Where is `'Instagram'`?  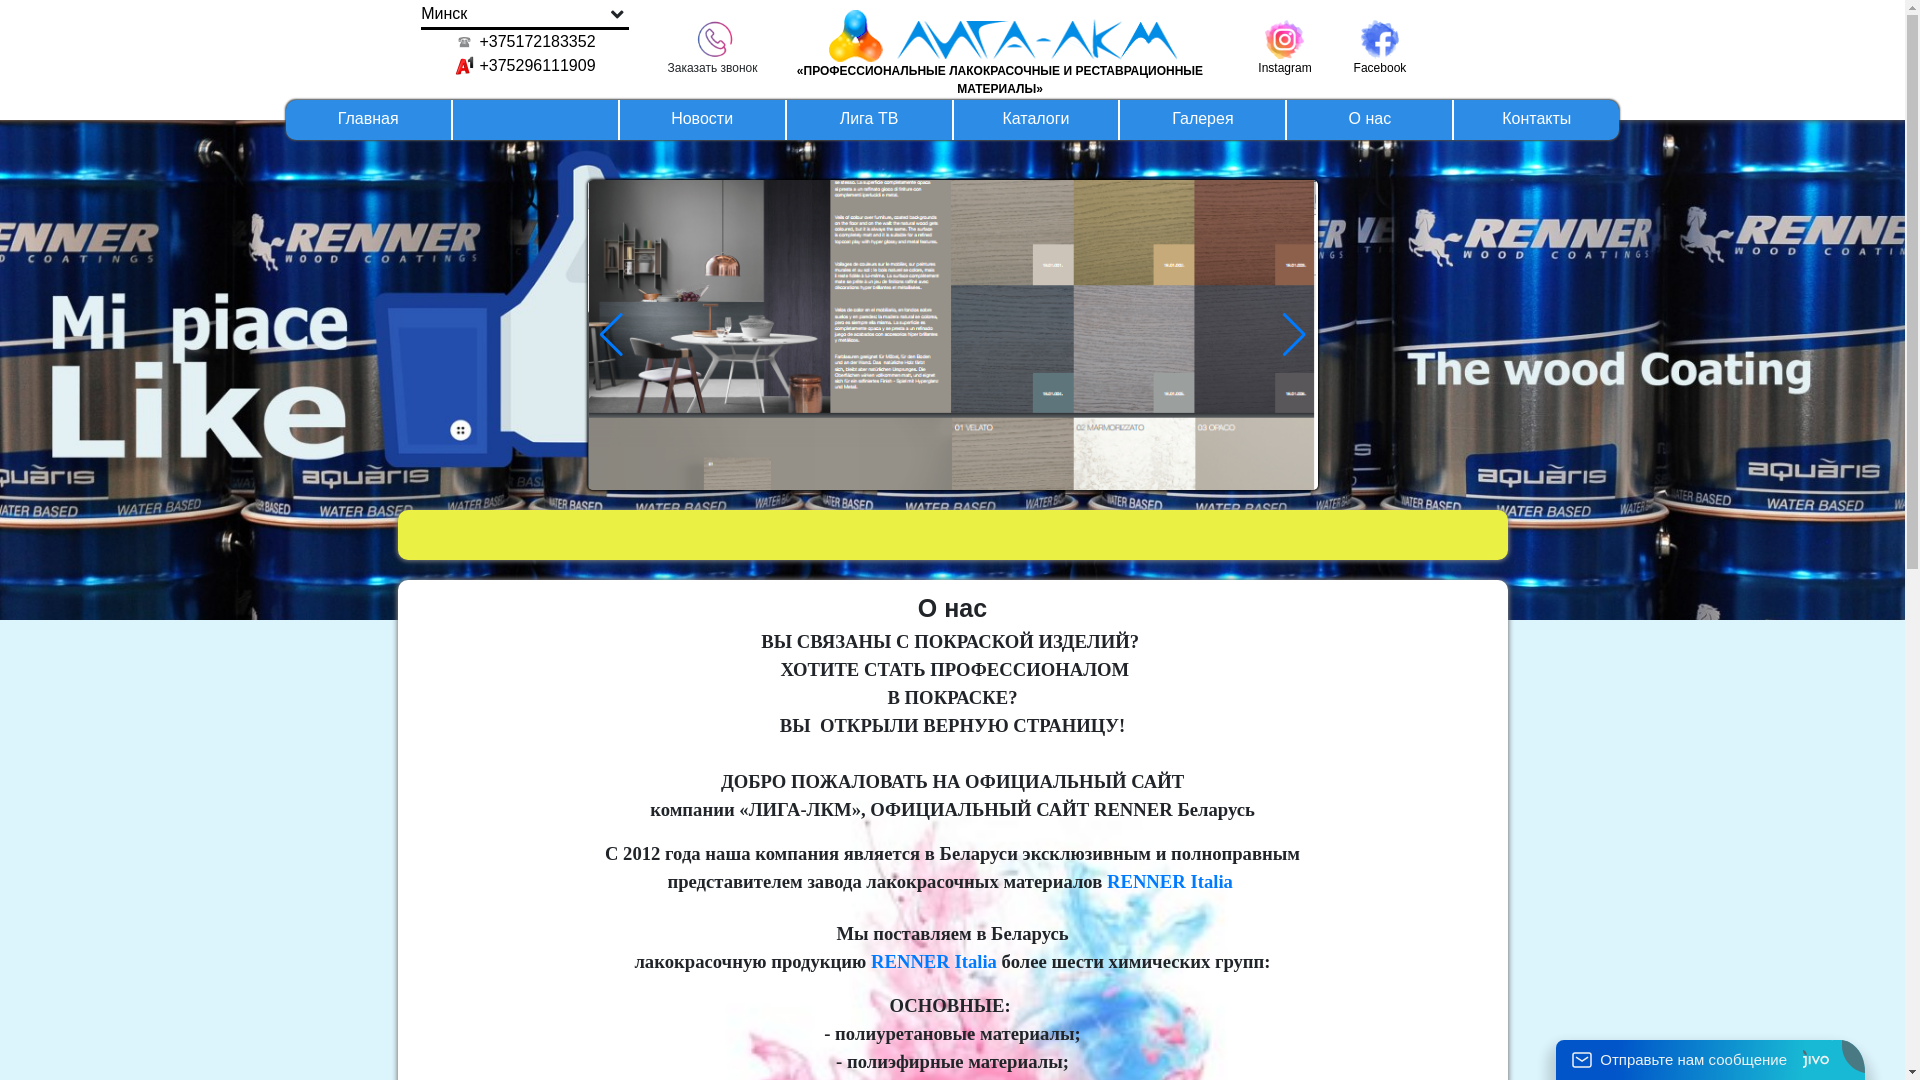 'Instagram' is located at coordinates (1284, 38).